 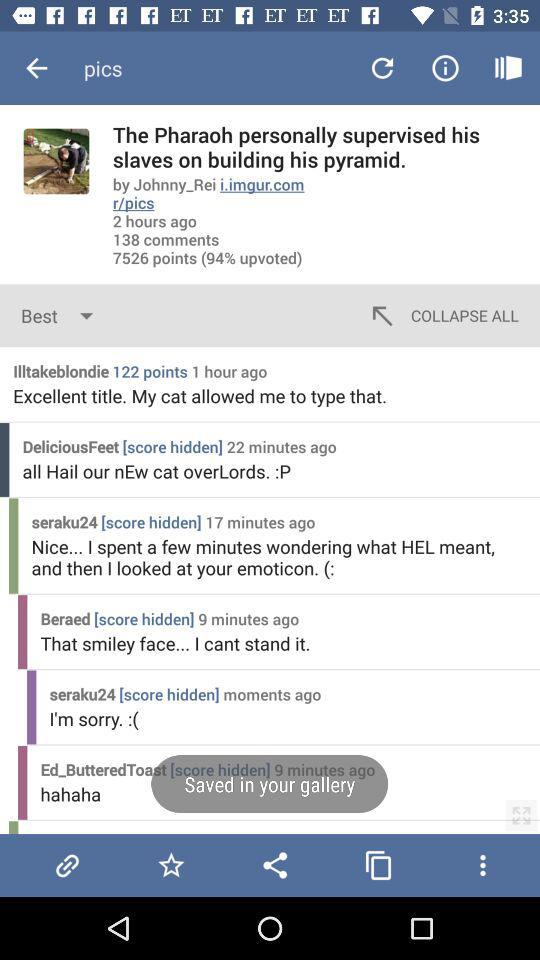 I want to click on the item above the the pharaoh personally, so click(x=508, y=68).